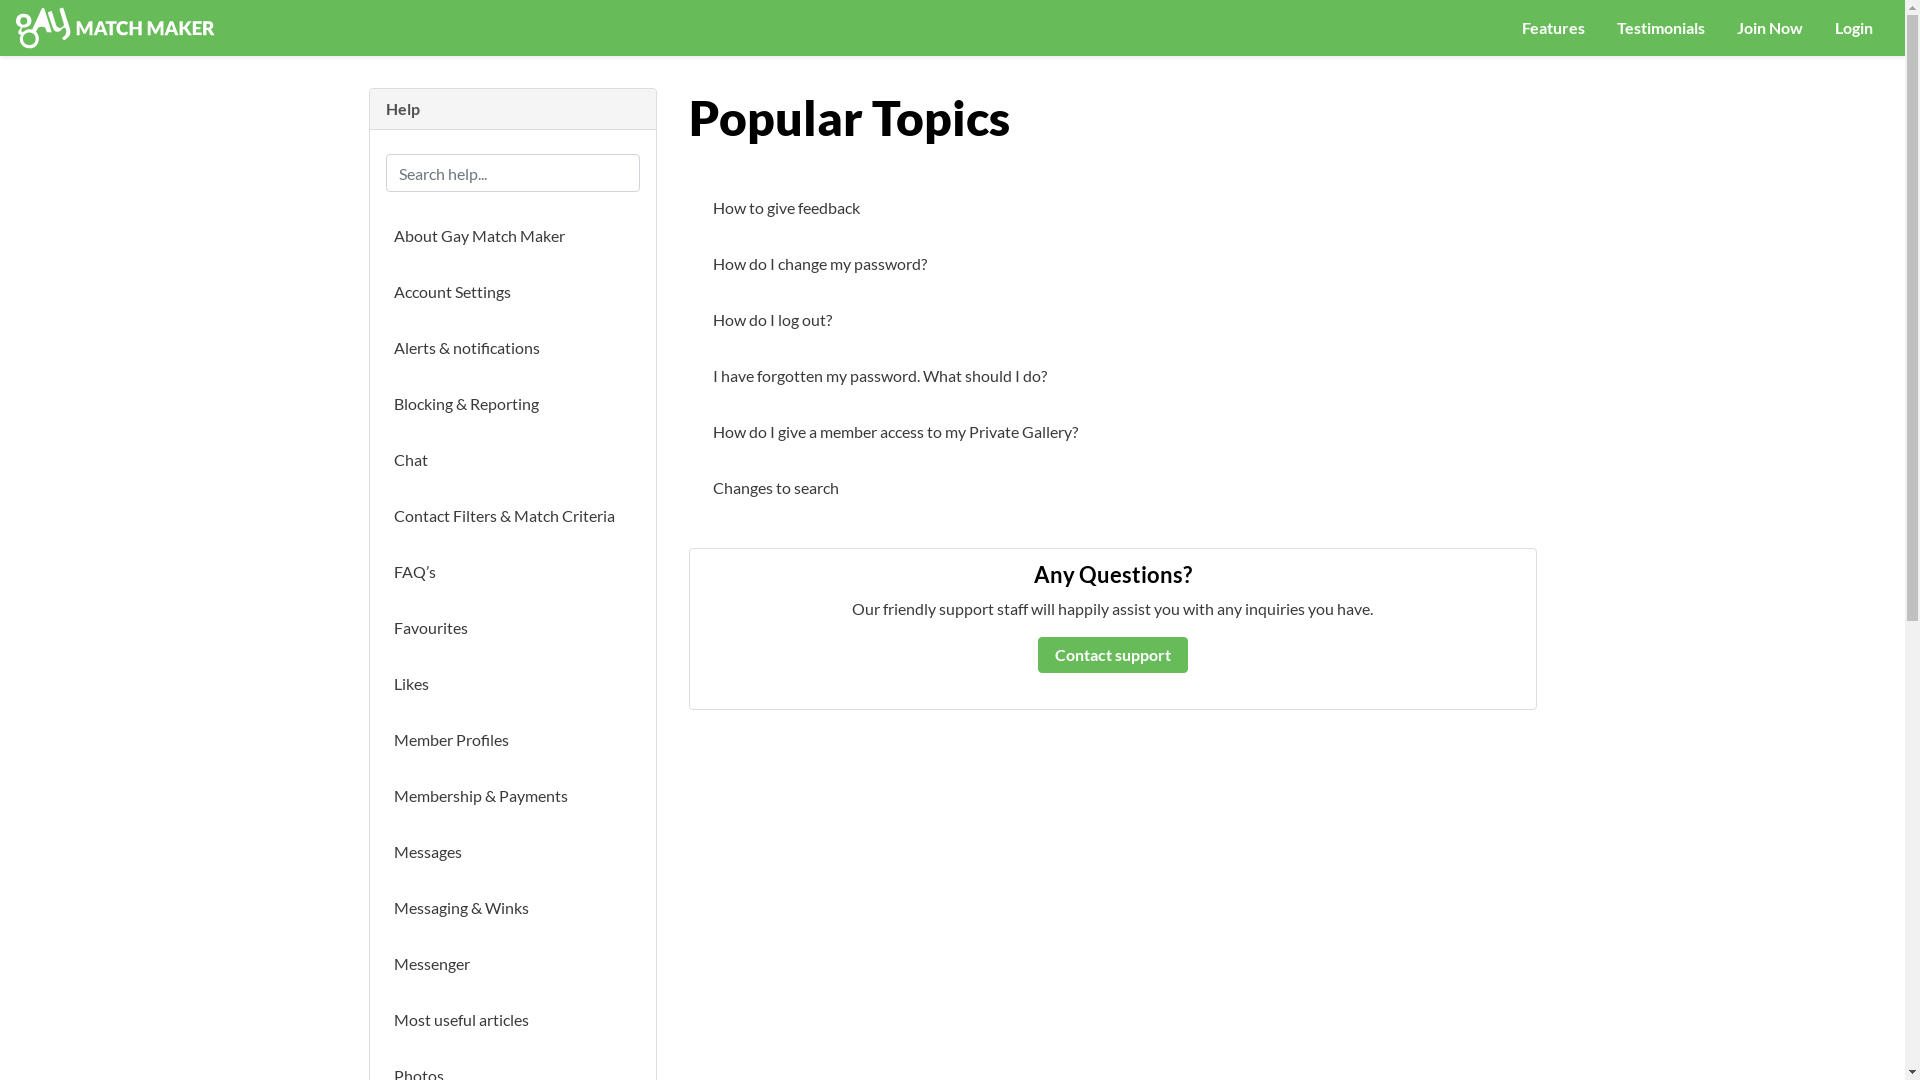  Describe the element at coordinates (1552, 27) in the screenshot. I see `'Features'` at that location.